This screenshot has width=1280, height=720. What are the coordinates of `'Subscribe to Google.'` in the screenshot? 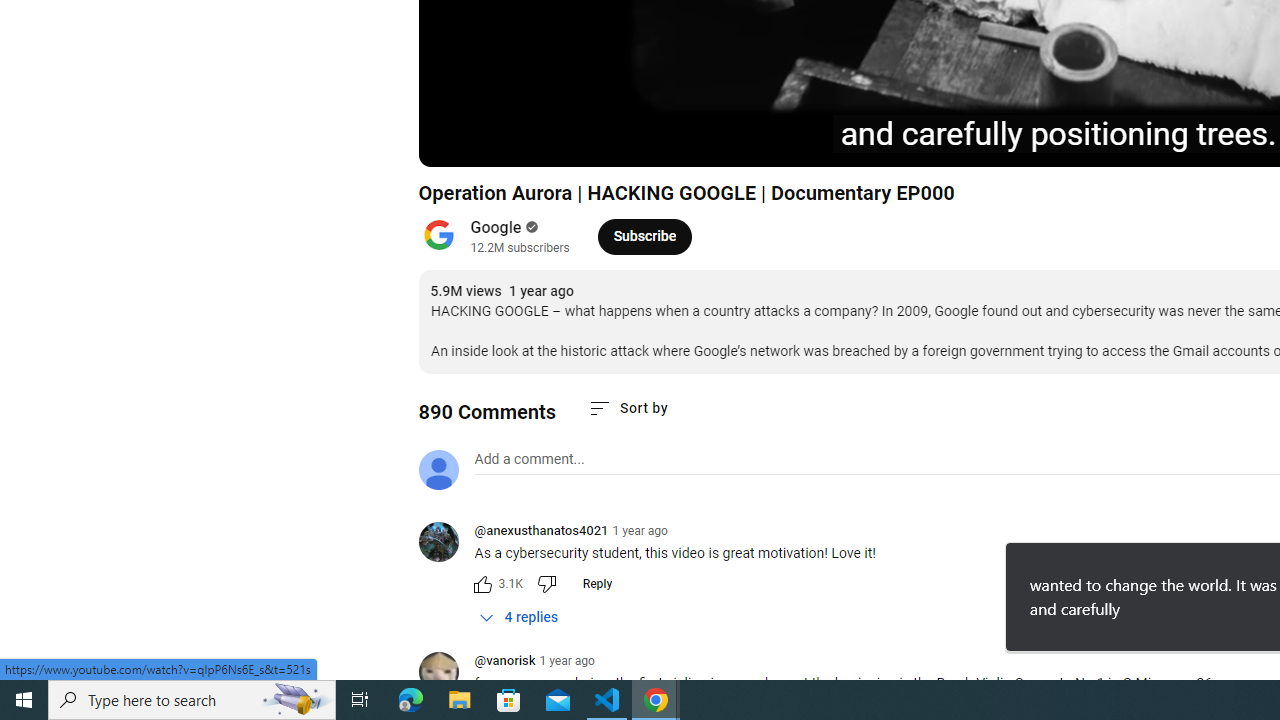 It's located at (644, 235).